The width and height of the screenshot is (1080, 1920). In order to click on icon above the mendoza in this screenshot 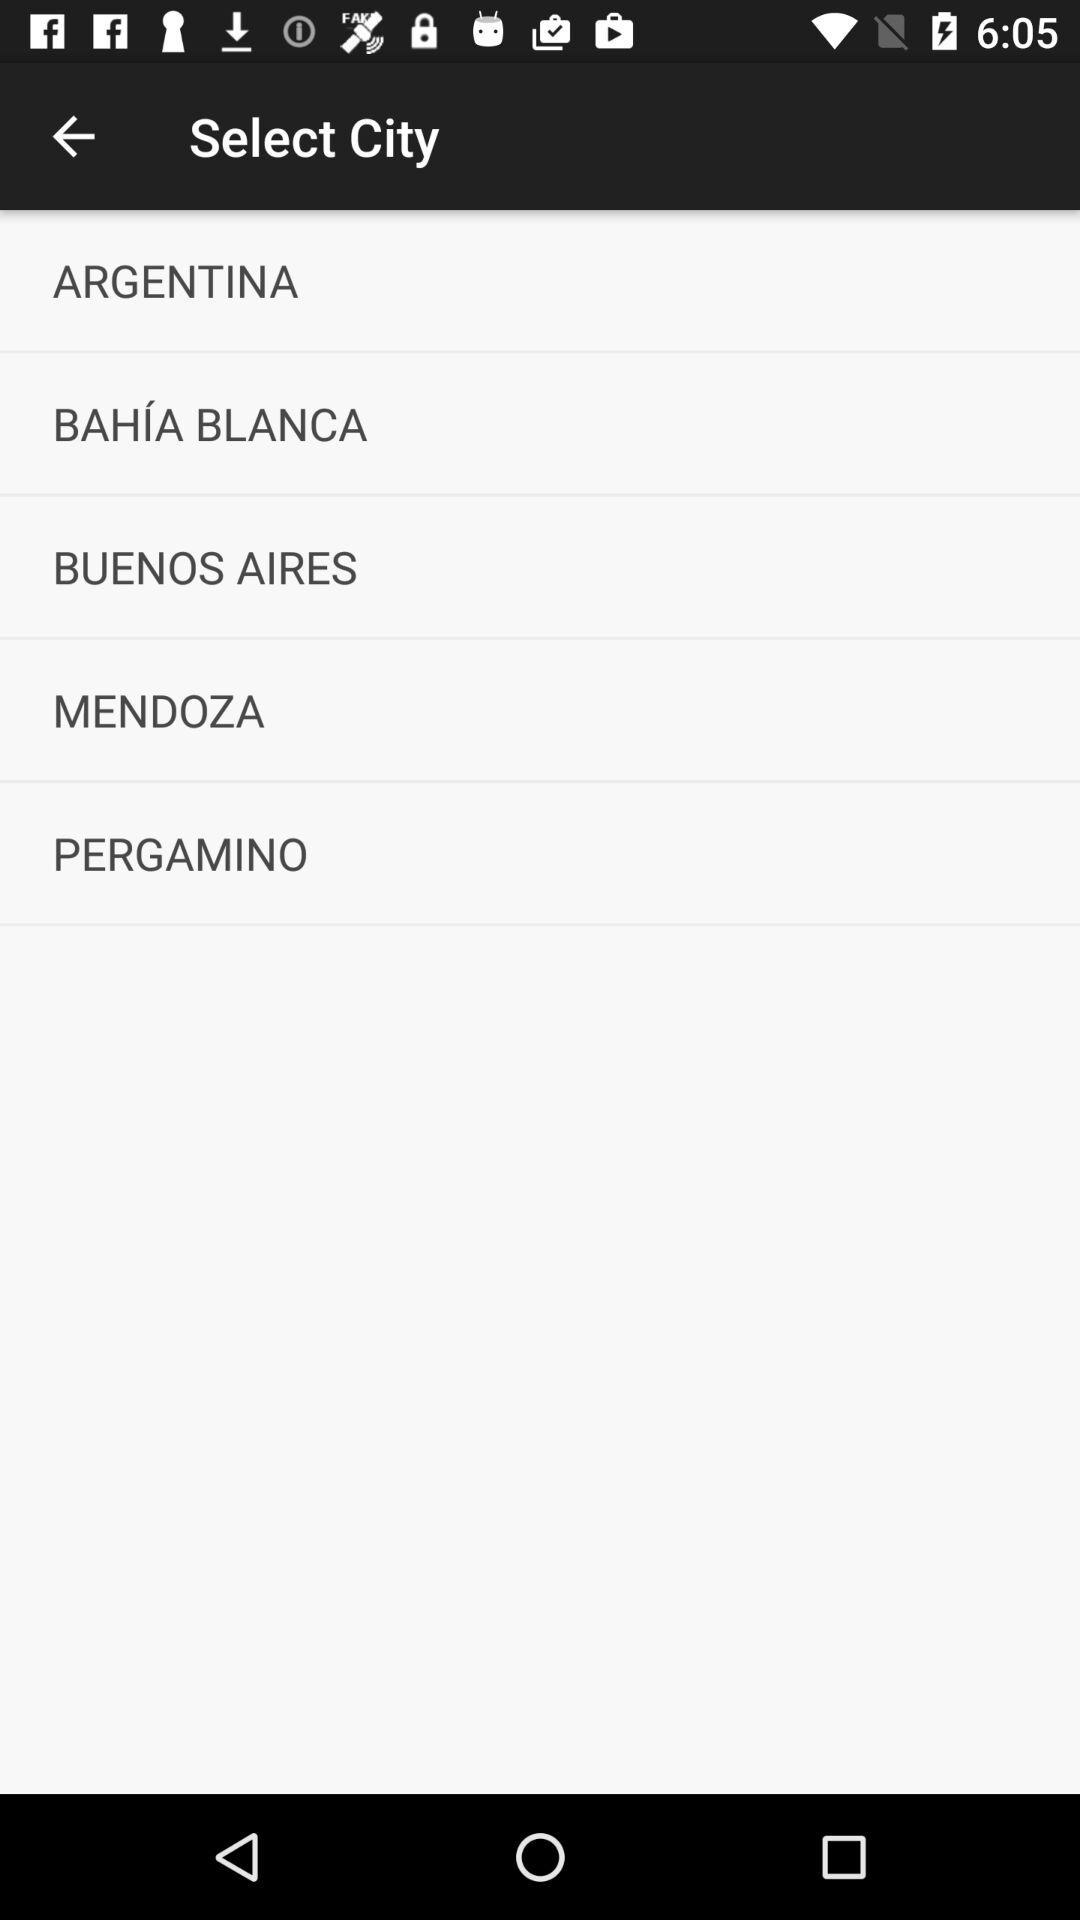, I will do `click(540, 565)`.